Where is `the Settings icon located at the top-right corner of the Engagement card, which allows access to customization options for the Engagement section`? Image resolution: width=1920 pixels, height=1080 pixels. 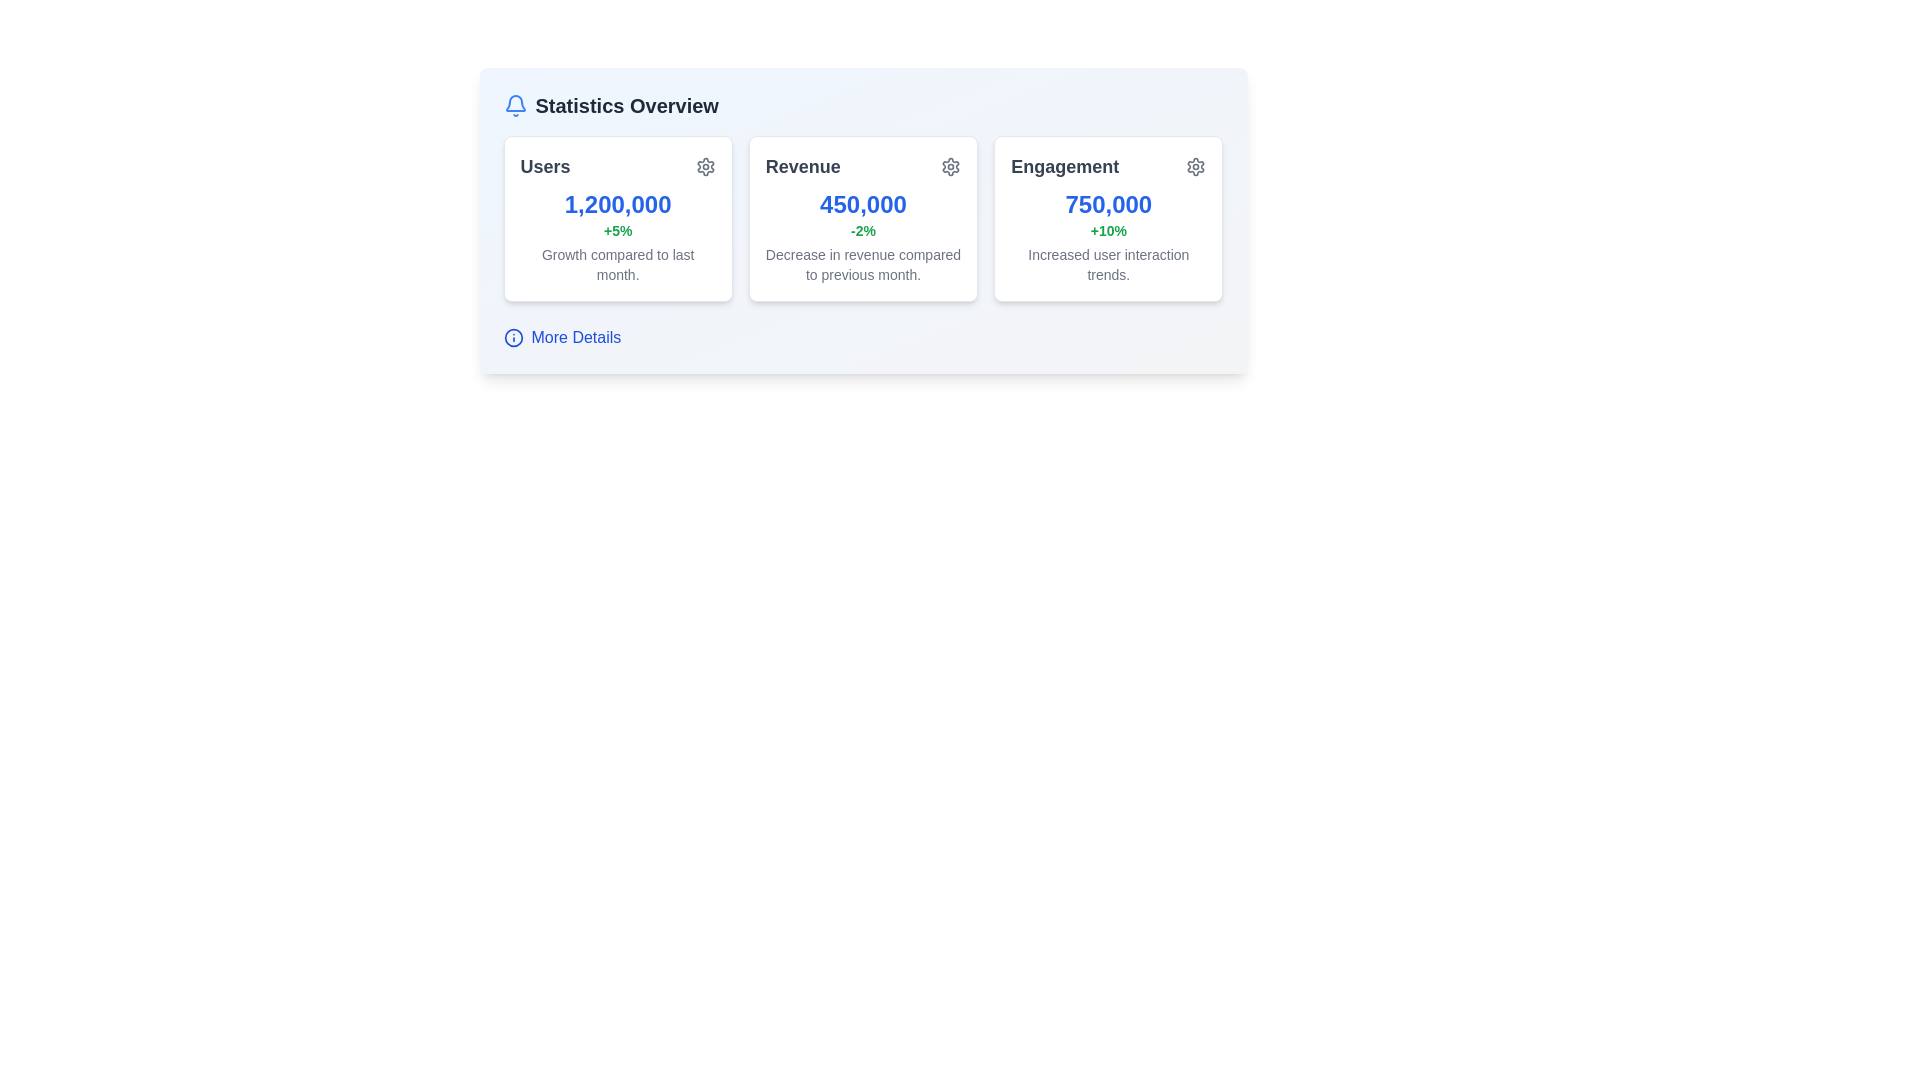
the Settings icon located at the top-right corner of the Engagement card, which allows access to customization options for the Engagement section is located at coordinates (1196, 165).